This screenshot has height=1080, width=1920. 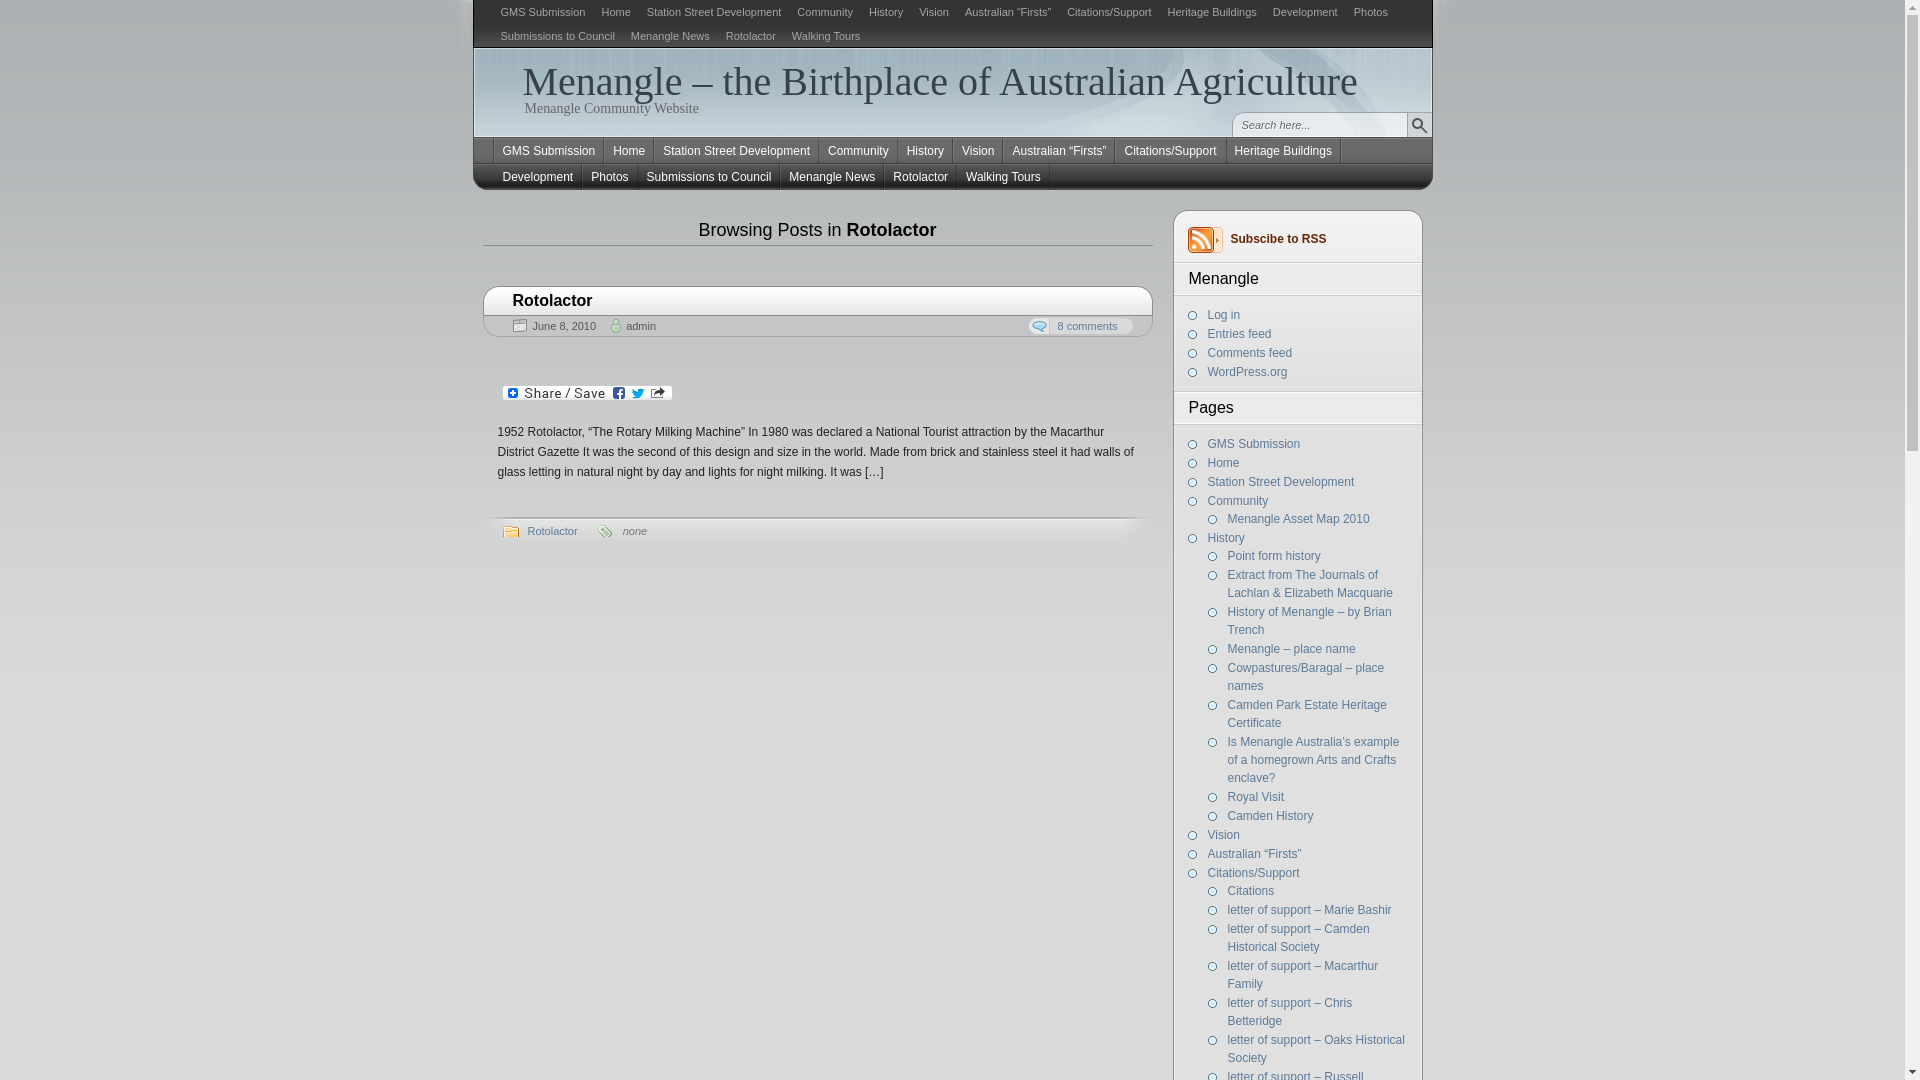 What do you see at coordinates (1238, 333) in the screenshot?
I see `'Entries feed'` at bounding box center [1238, 333].